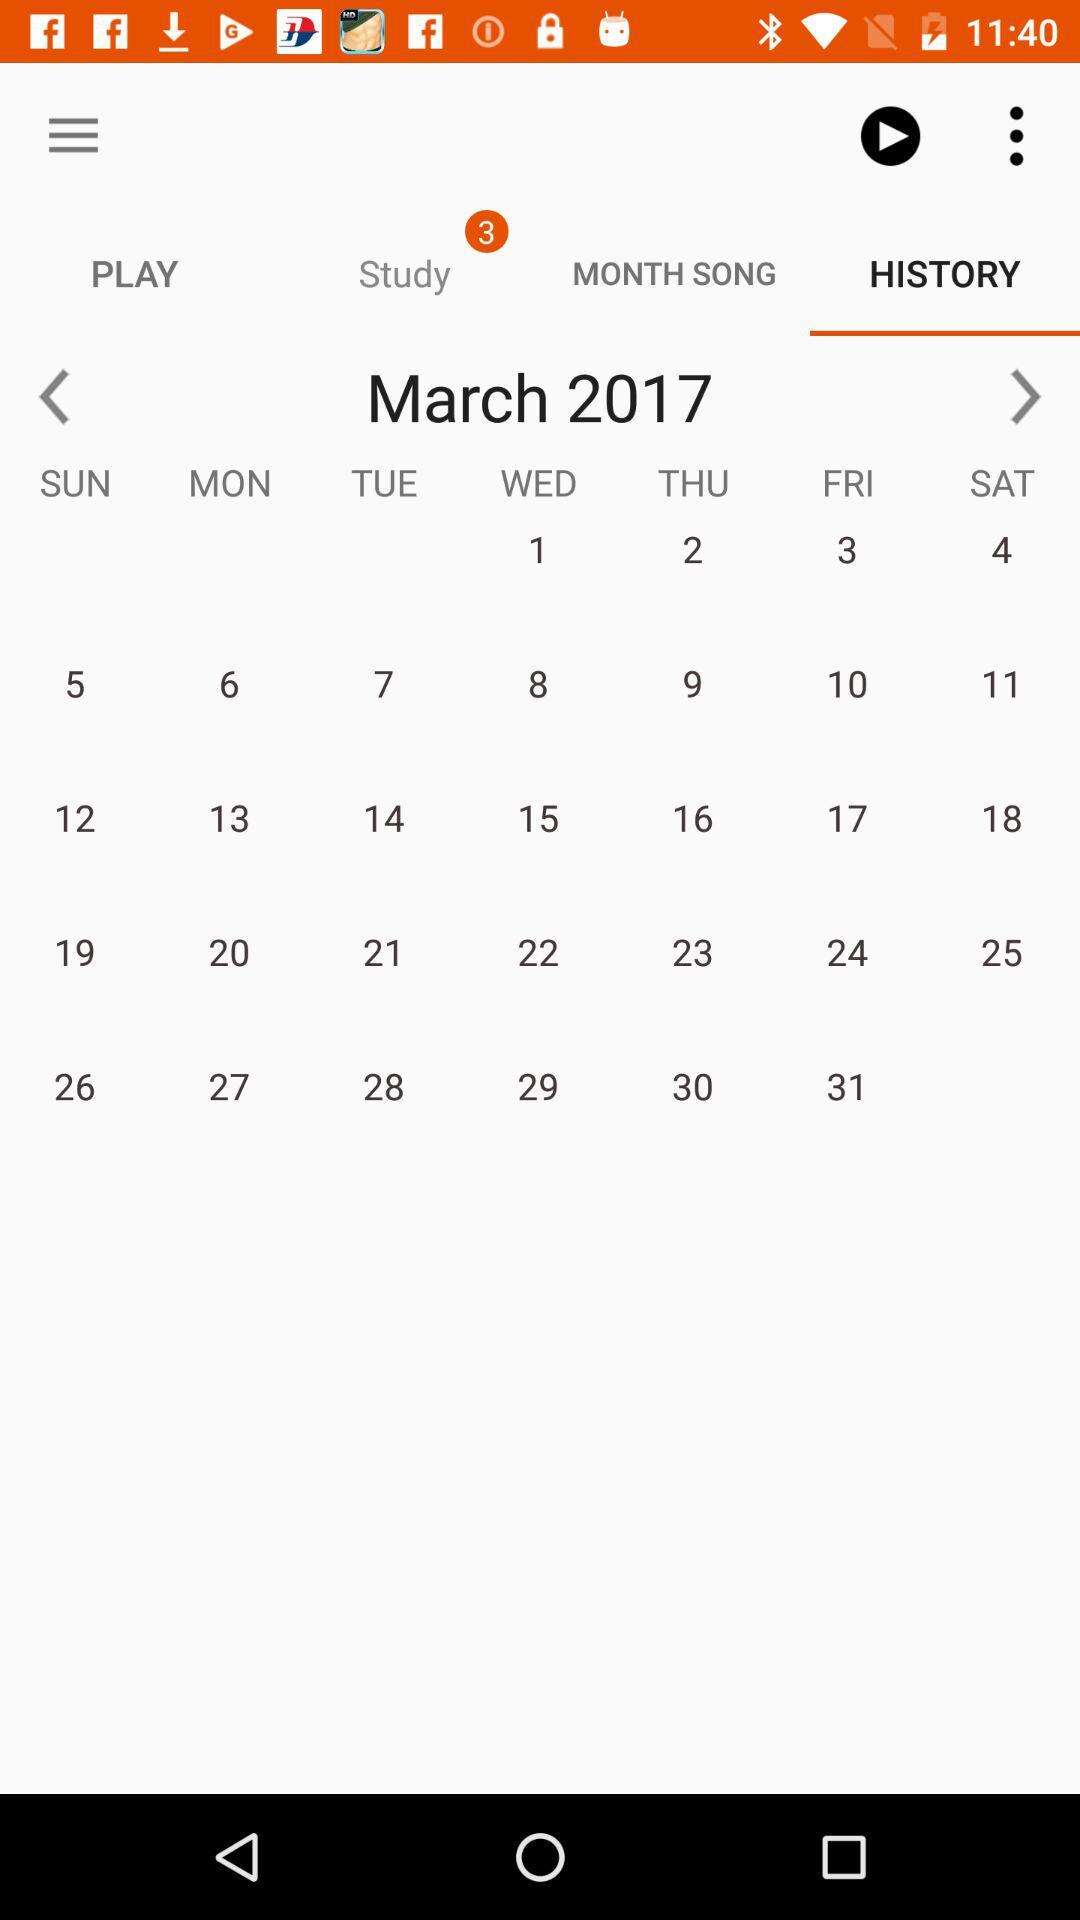 The width and height of the screenshot is (1080, 1920). Describe the element at coordinates (53, 396) in the screenshot. I see `the arrow_backward icon` at that location.